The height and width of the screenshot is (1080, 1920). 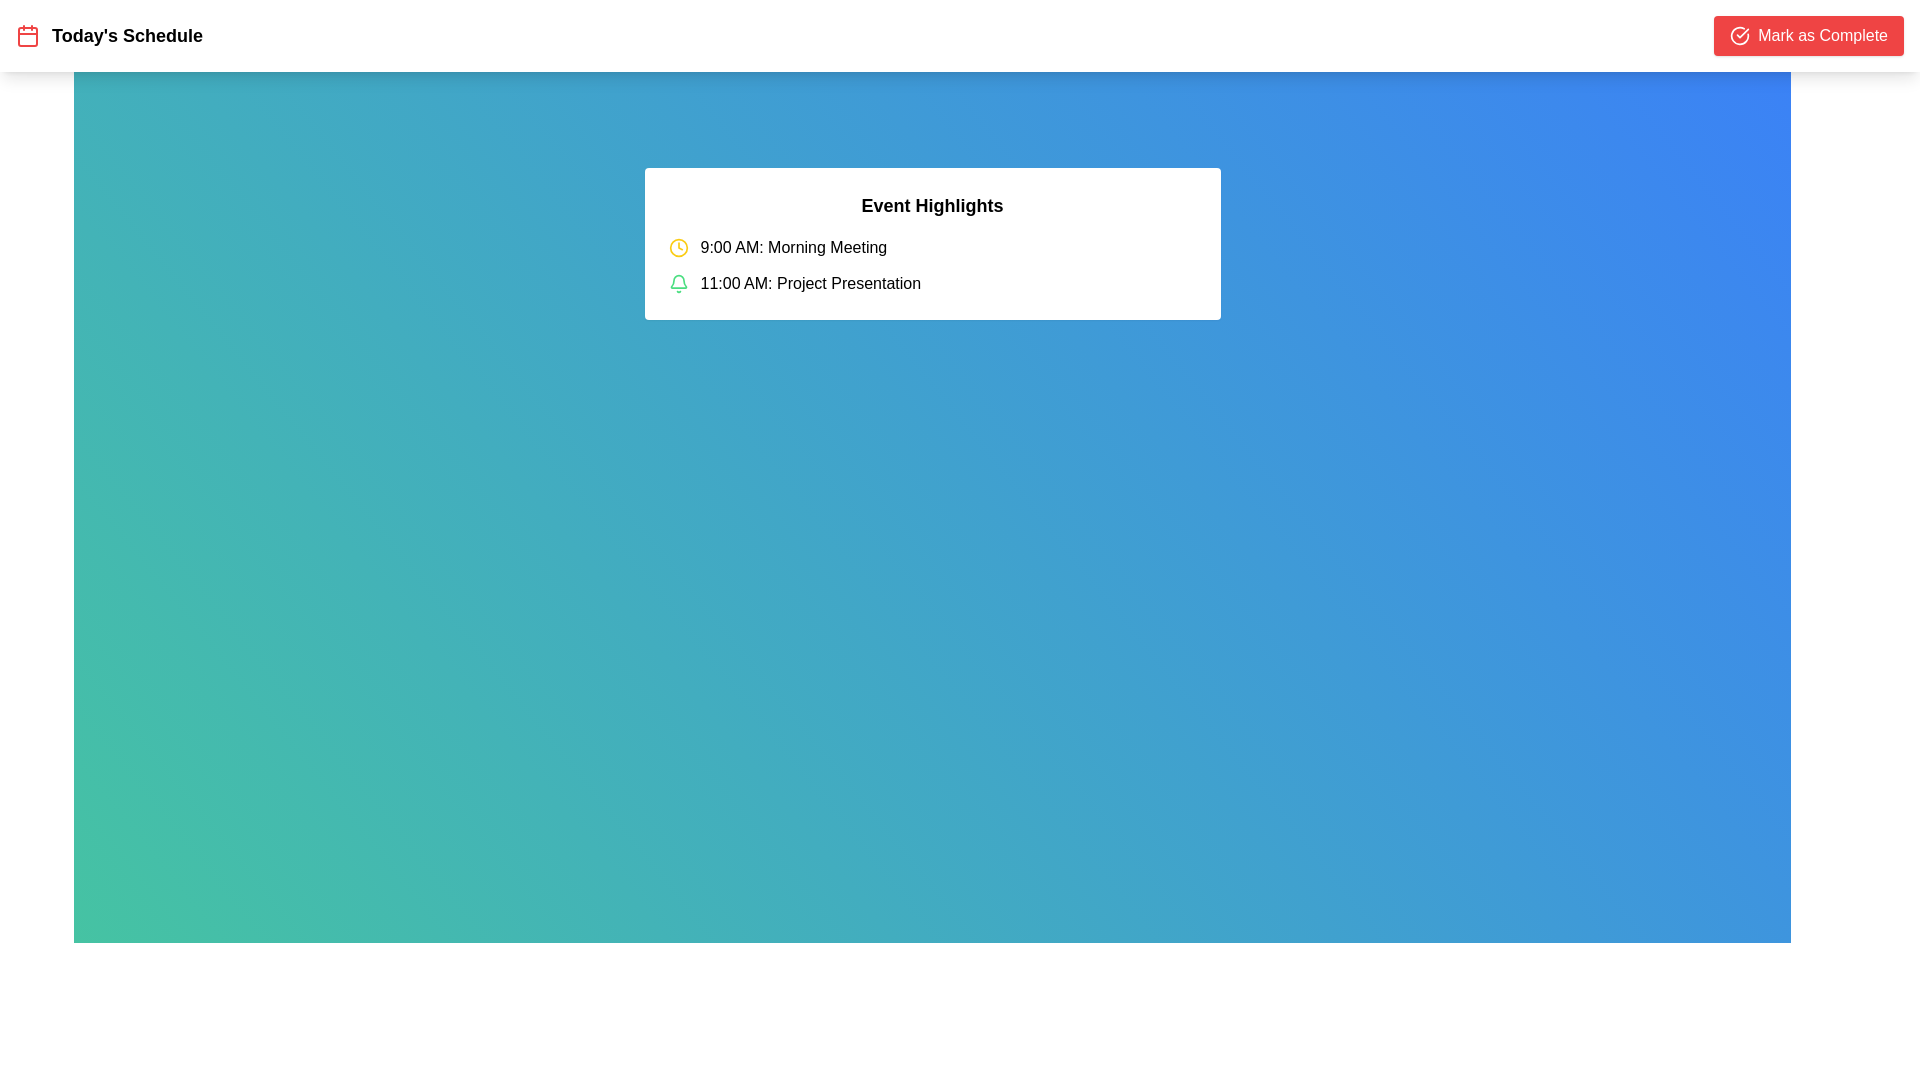 What do you see at coordinates (678, 246) in the screenshot?
I see `the clock icon that visually represents the event time associated with '9:00 AM: Morning Meeting' in the 'Event Highlights' card` at bounding box center [678, 246].